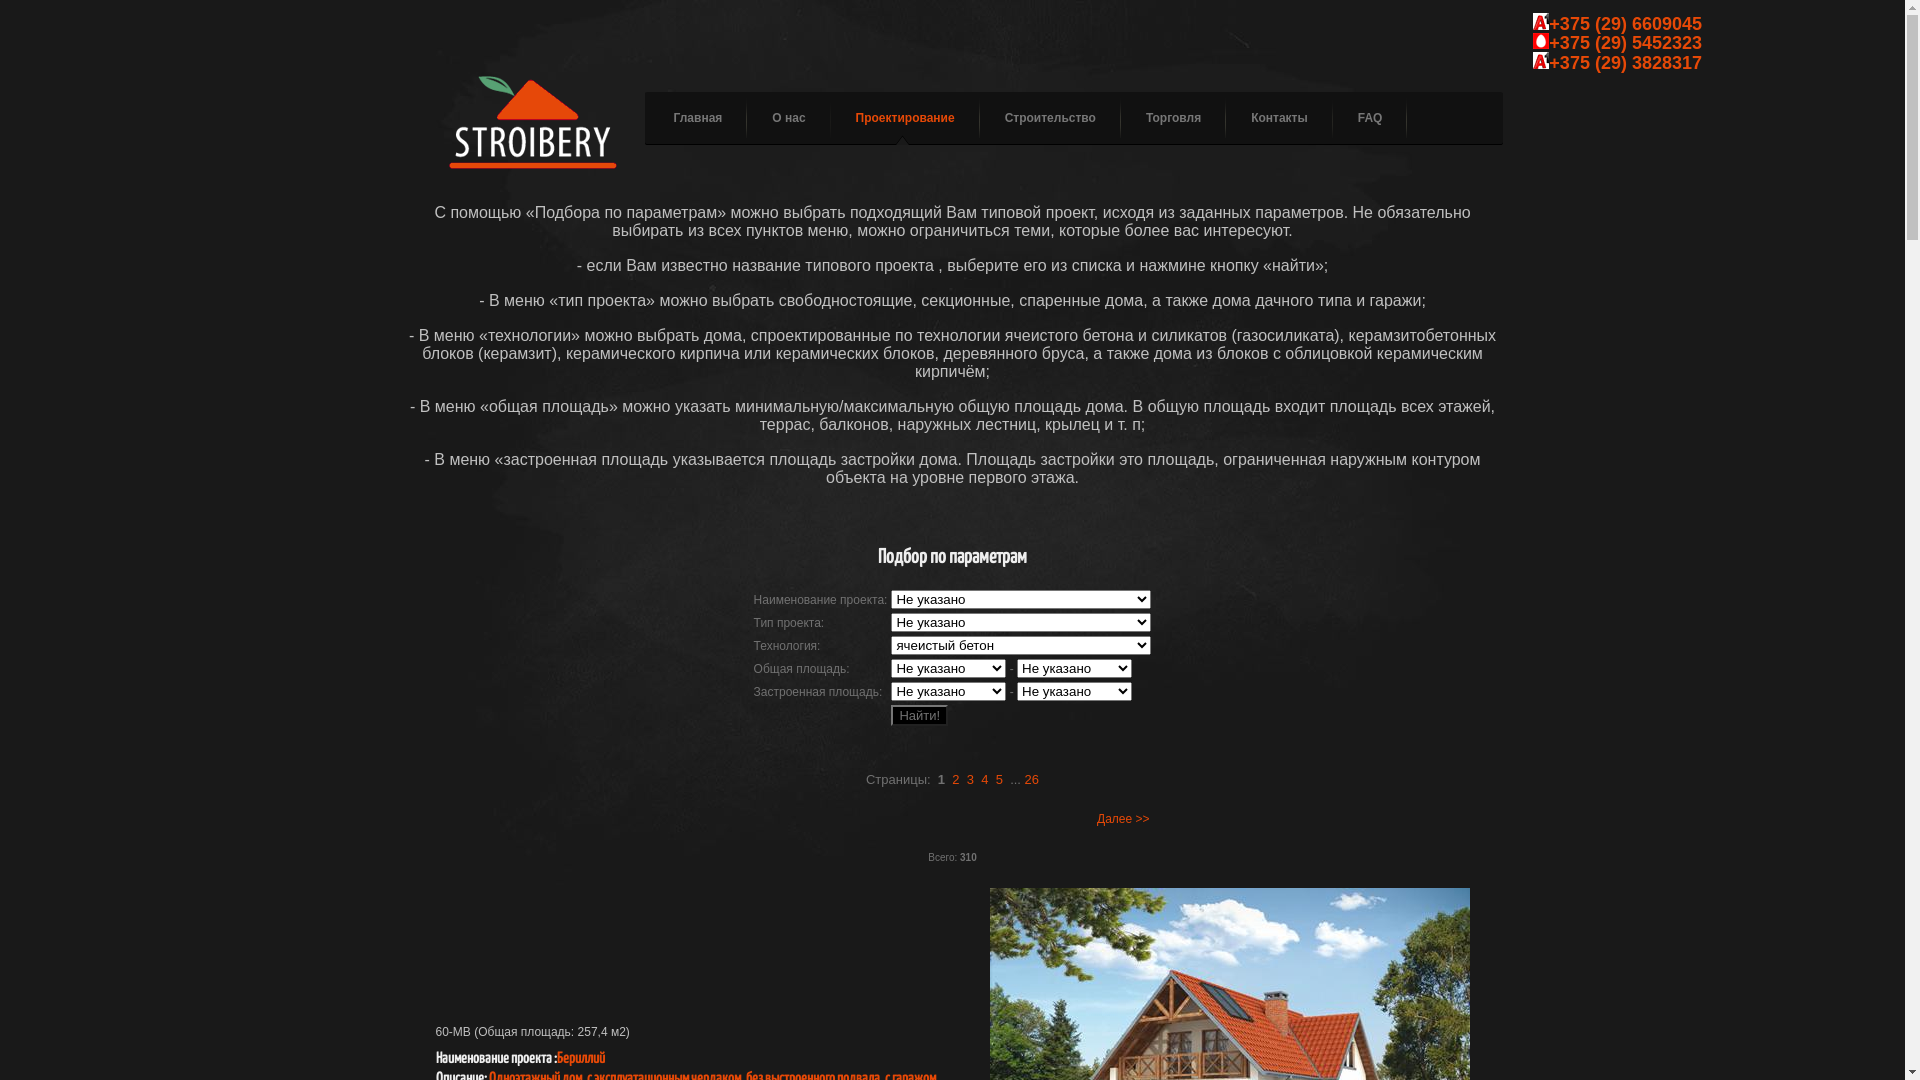 This screenshot has width=1920, height=1080. Describe the element at coordinates (970, 778) in the screenshot. I see `'3'` at that location.